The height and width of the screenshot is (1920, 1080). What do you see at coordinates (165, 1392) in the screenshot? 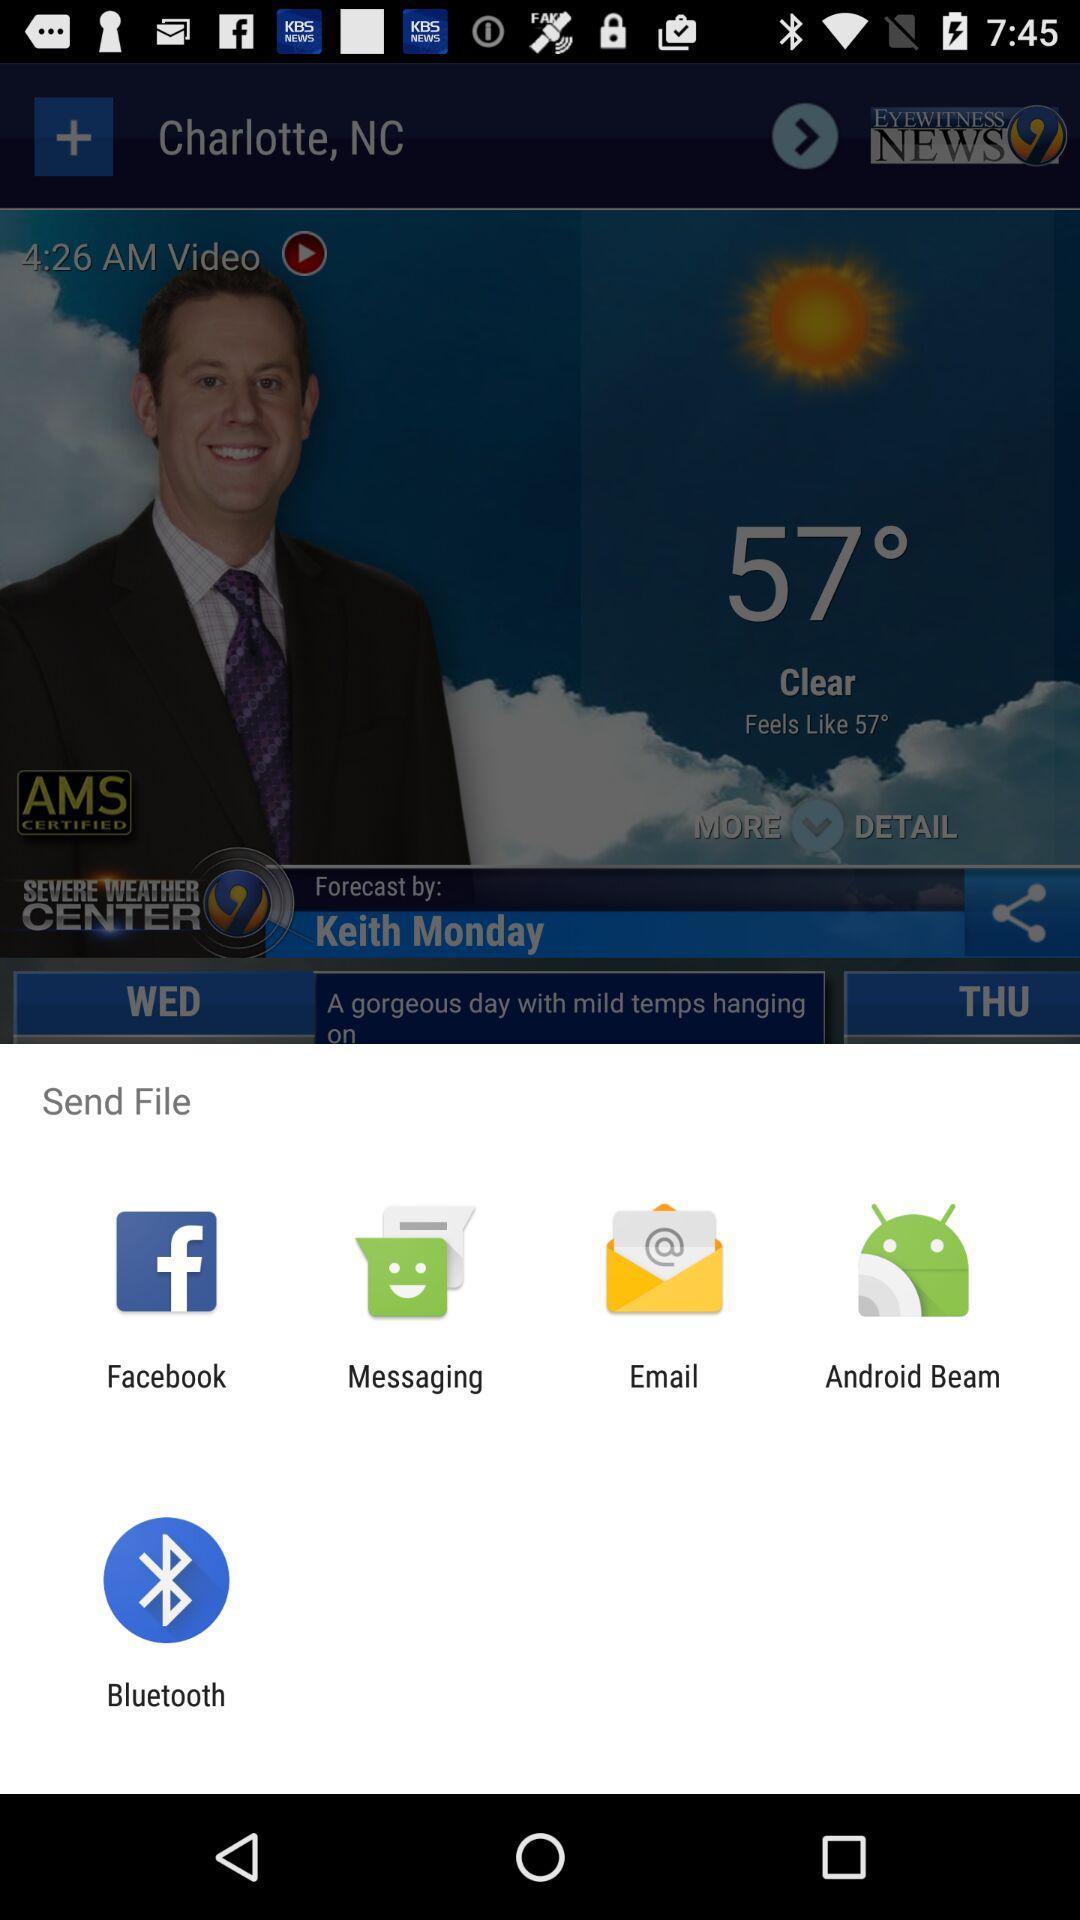
I see `app next to the messaging icon` at bounding box center [165, 1392].